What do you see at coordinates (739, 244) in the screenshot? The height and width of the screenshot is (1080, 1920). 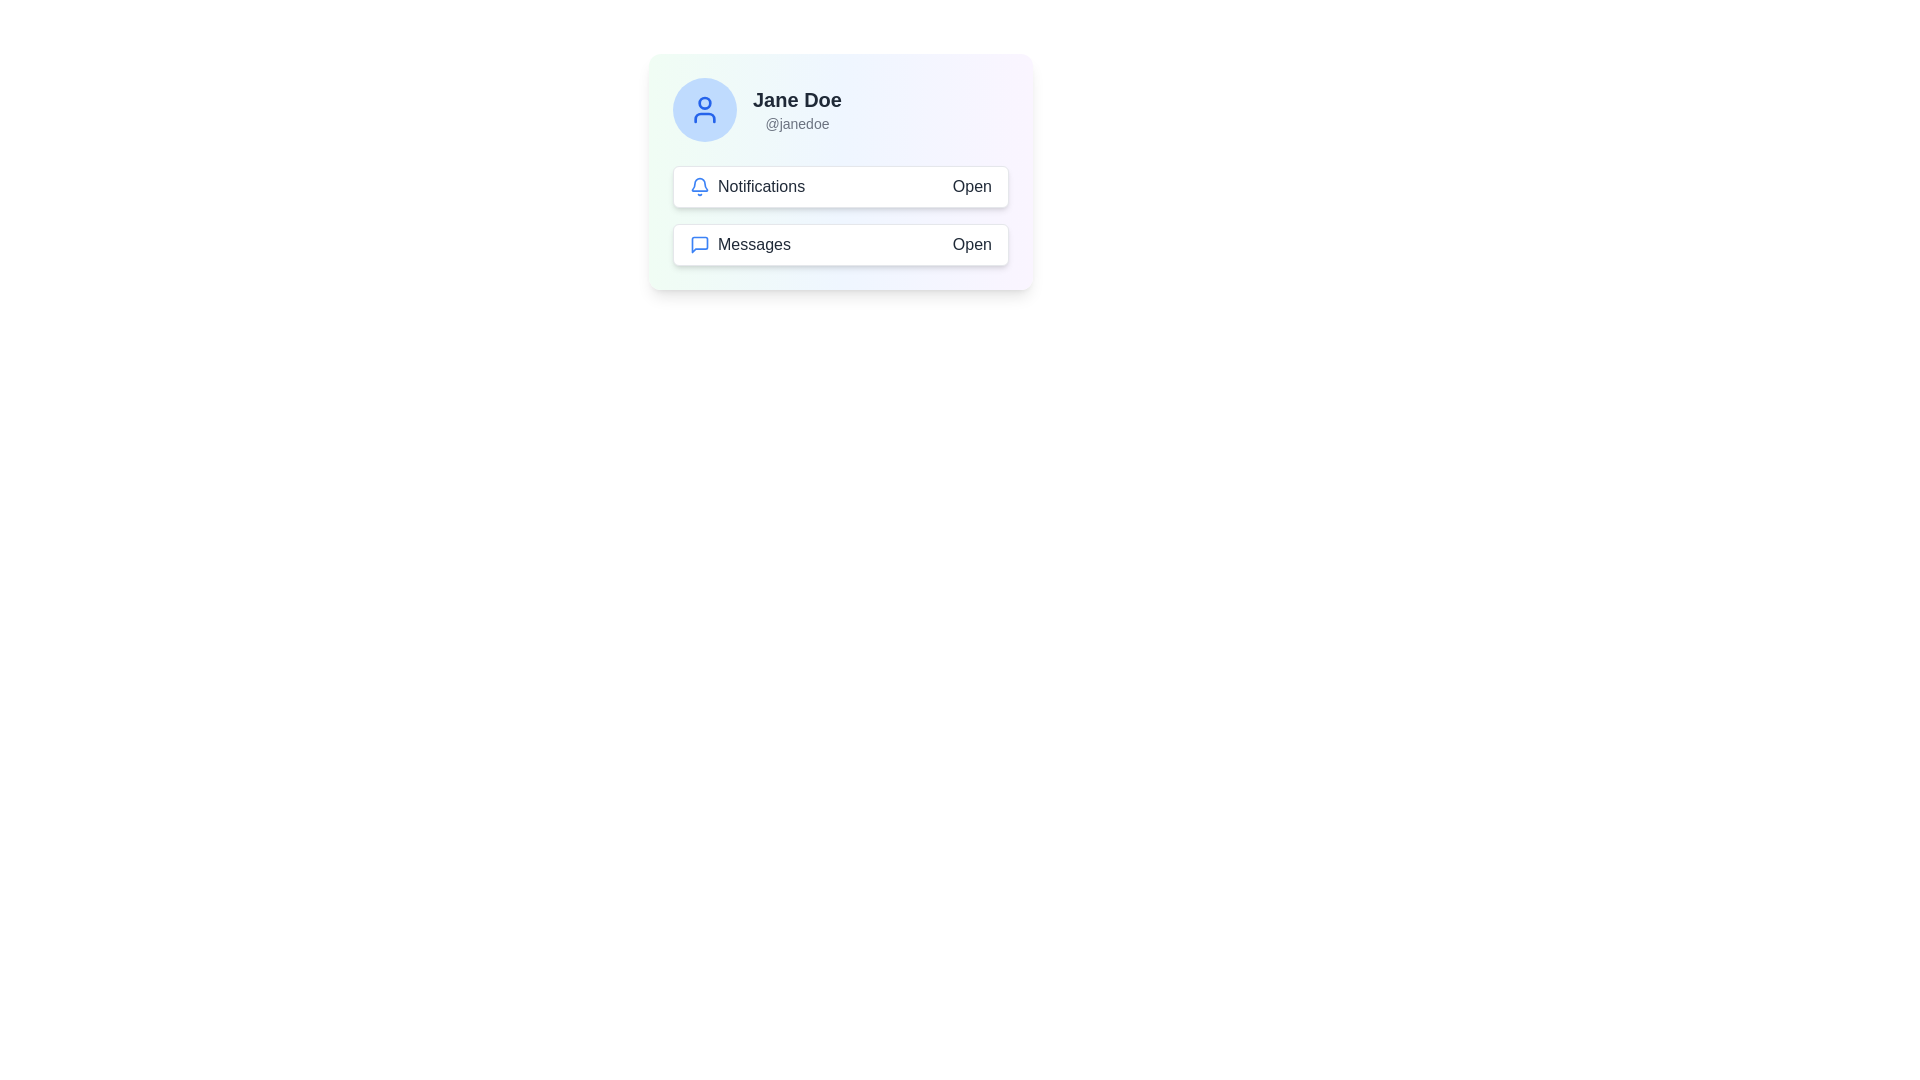 I see `the 'Messages' text label, which is black and positioned next to a blue chat bubble icon within the 'MessagesOpen' group` at bounding box center [739, 244].